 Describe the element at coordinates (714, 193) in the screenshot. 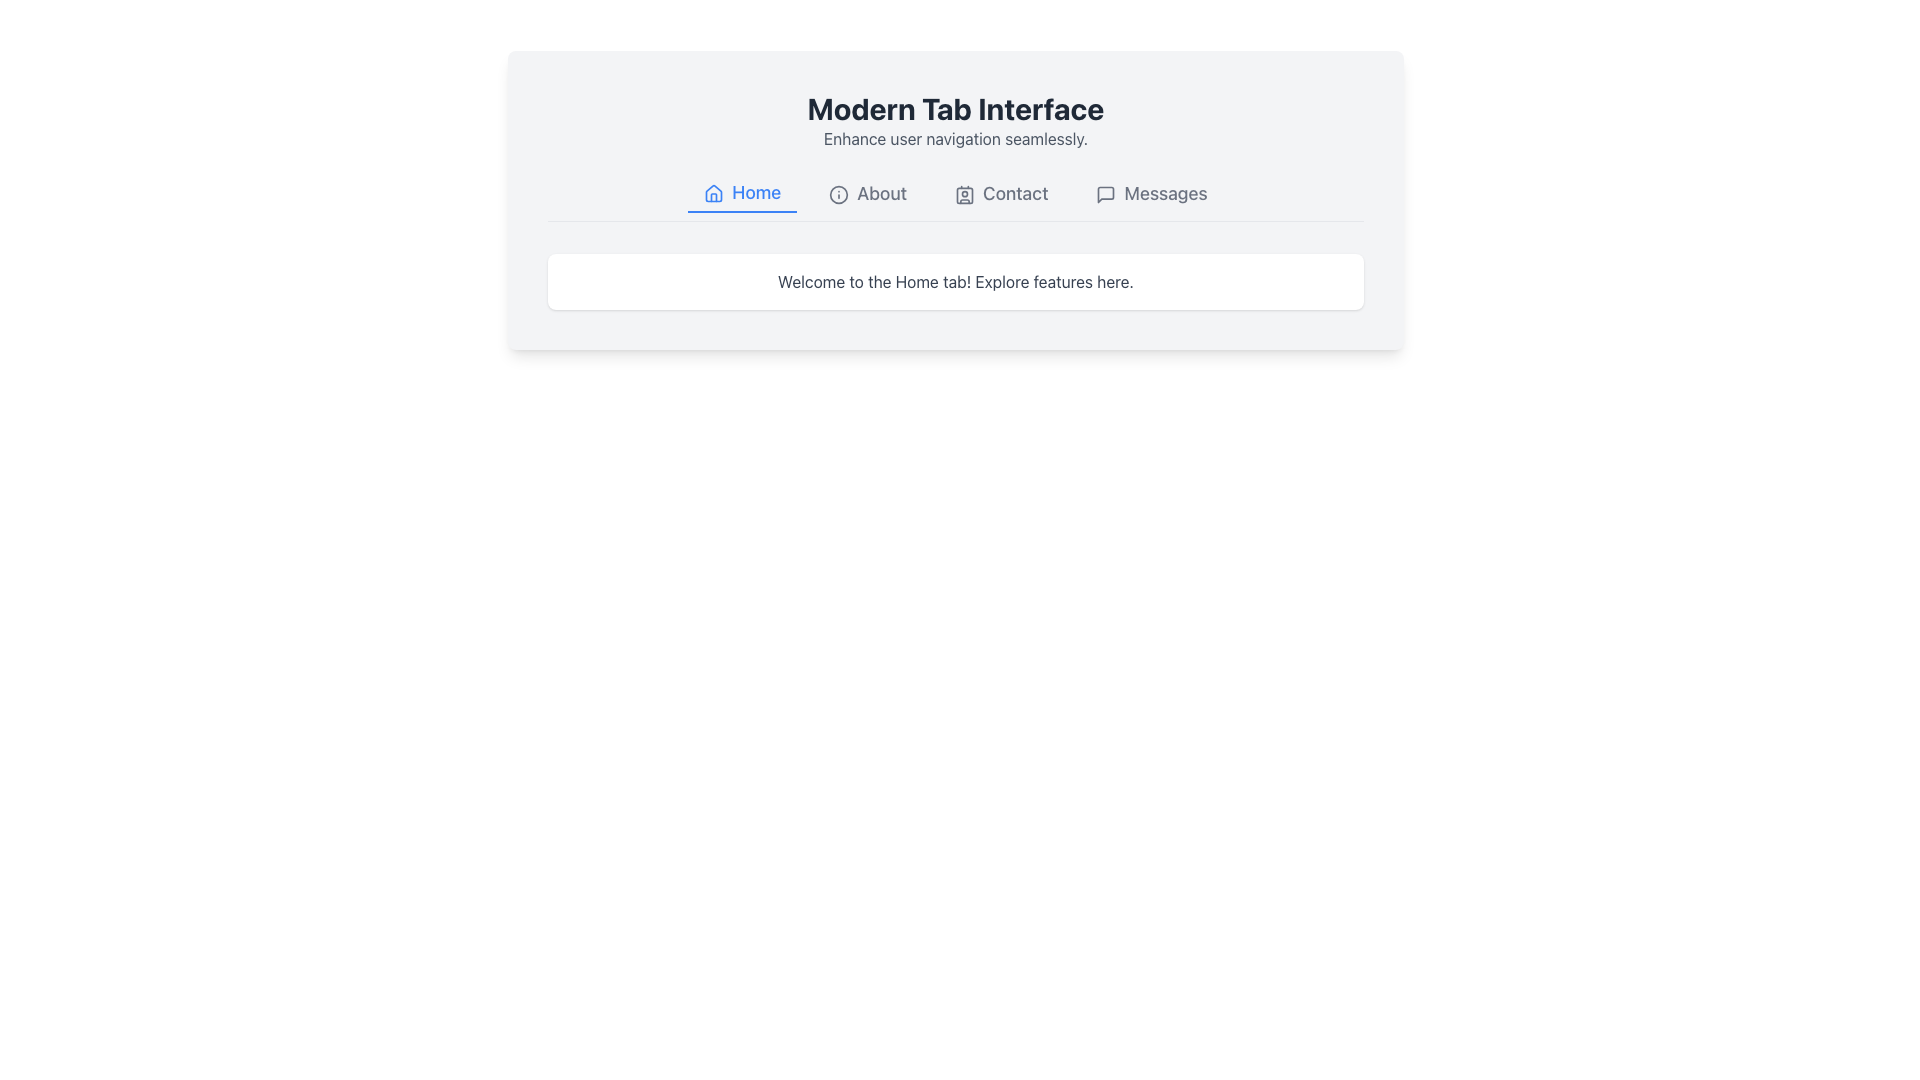

I see `the SVG house icon located to the left of the 'Home' label in the navigation bar, characterized by a triangular roof and square base outline with a minimalist design` at that location.